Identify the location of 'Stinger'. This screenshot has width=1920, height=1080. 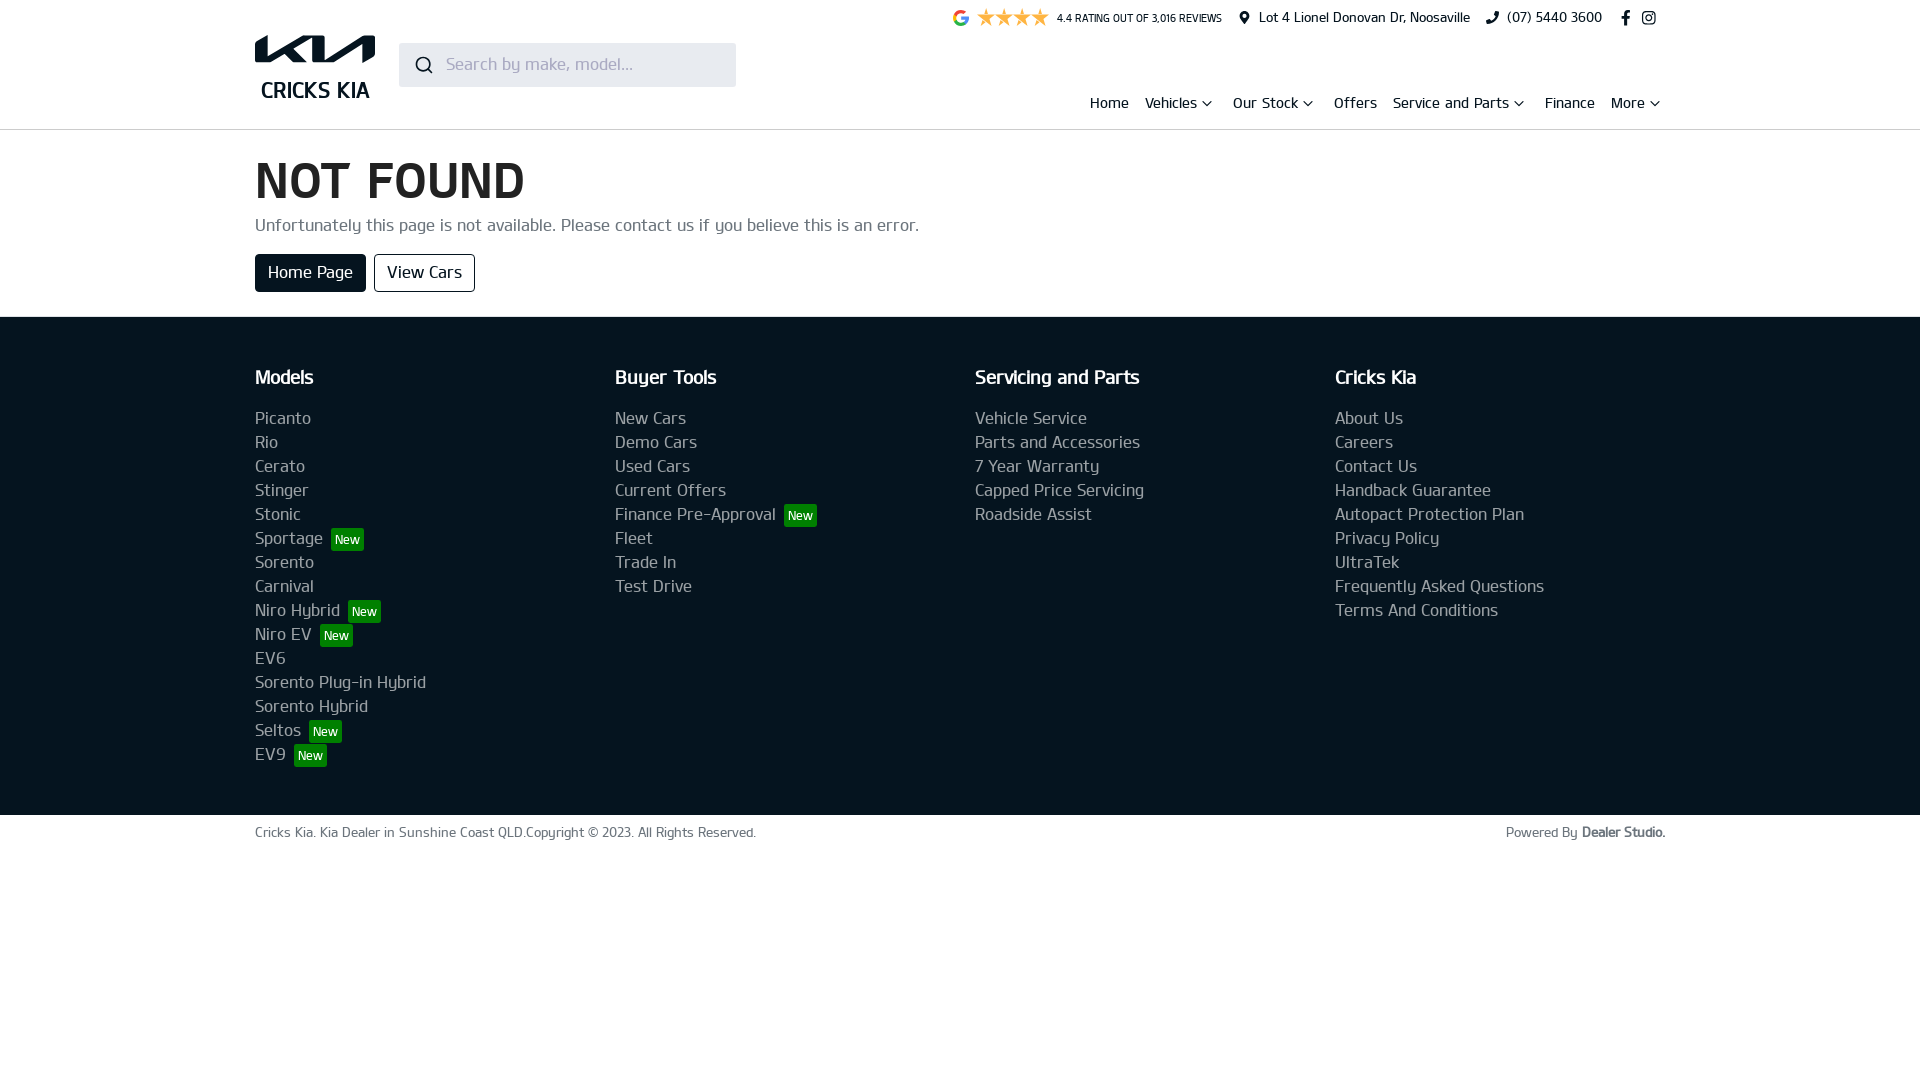
(281, 490).